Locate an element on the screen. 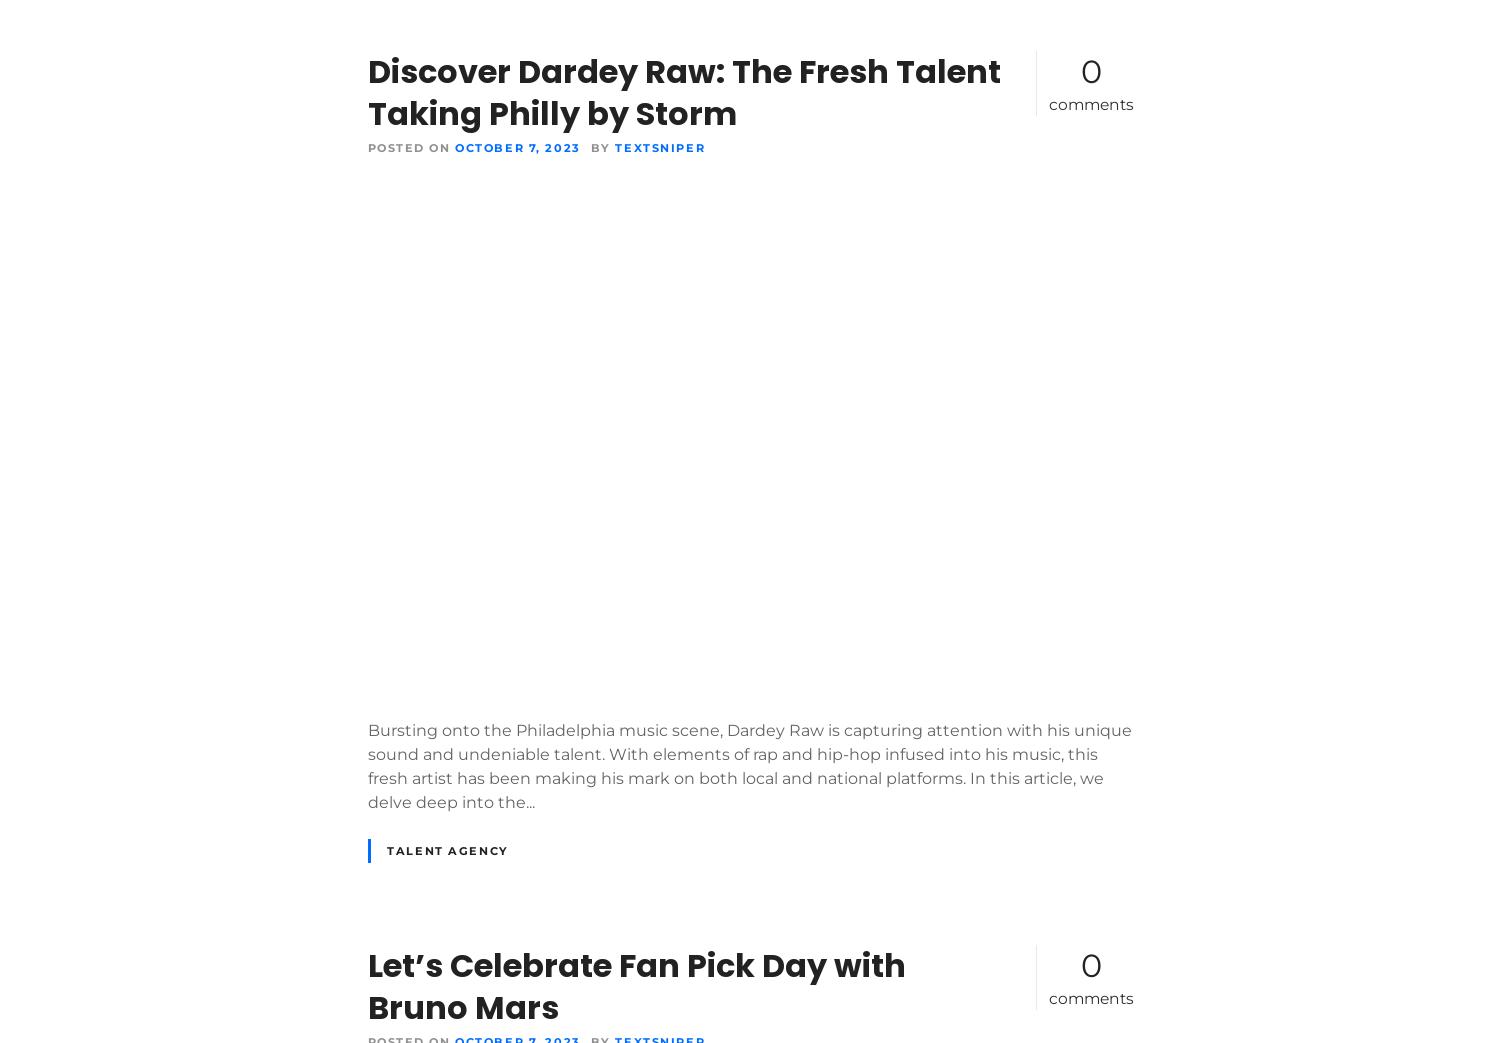  'Let’s Celebrate Fan Pick Day with Bruno Mars' is located at coordinates (635, 986).